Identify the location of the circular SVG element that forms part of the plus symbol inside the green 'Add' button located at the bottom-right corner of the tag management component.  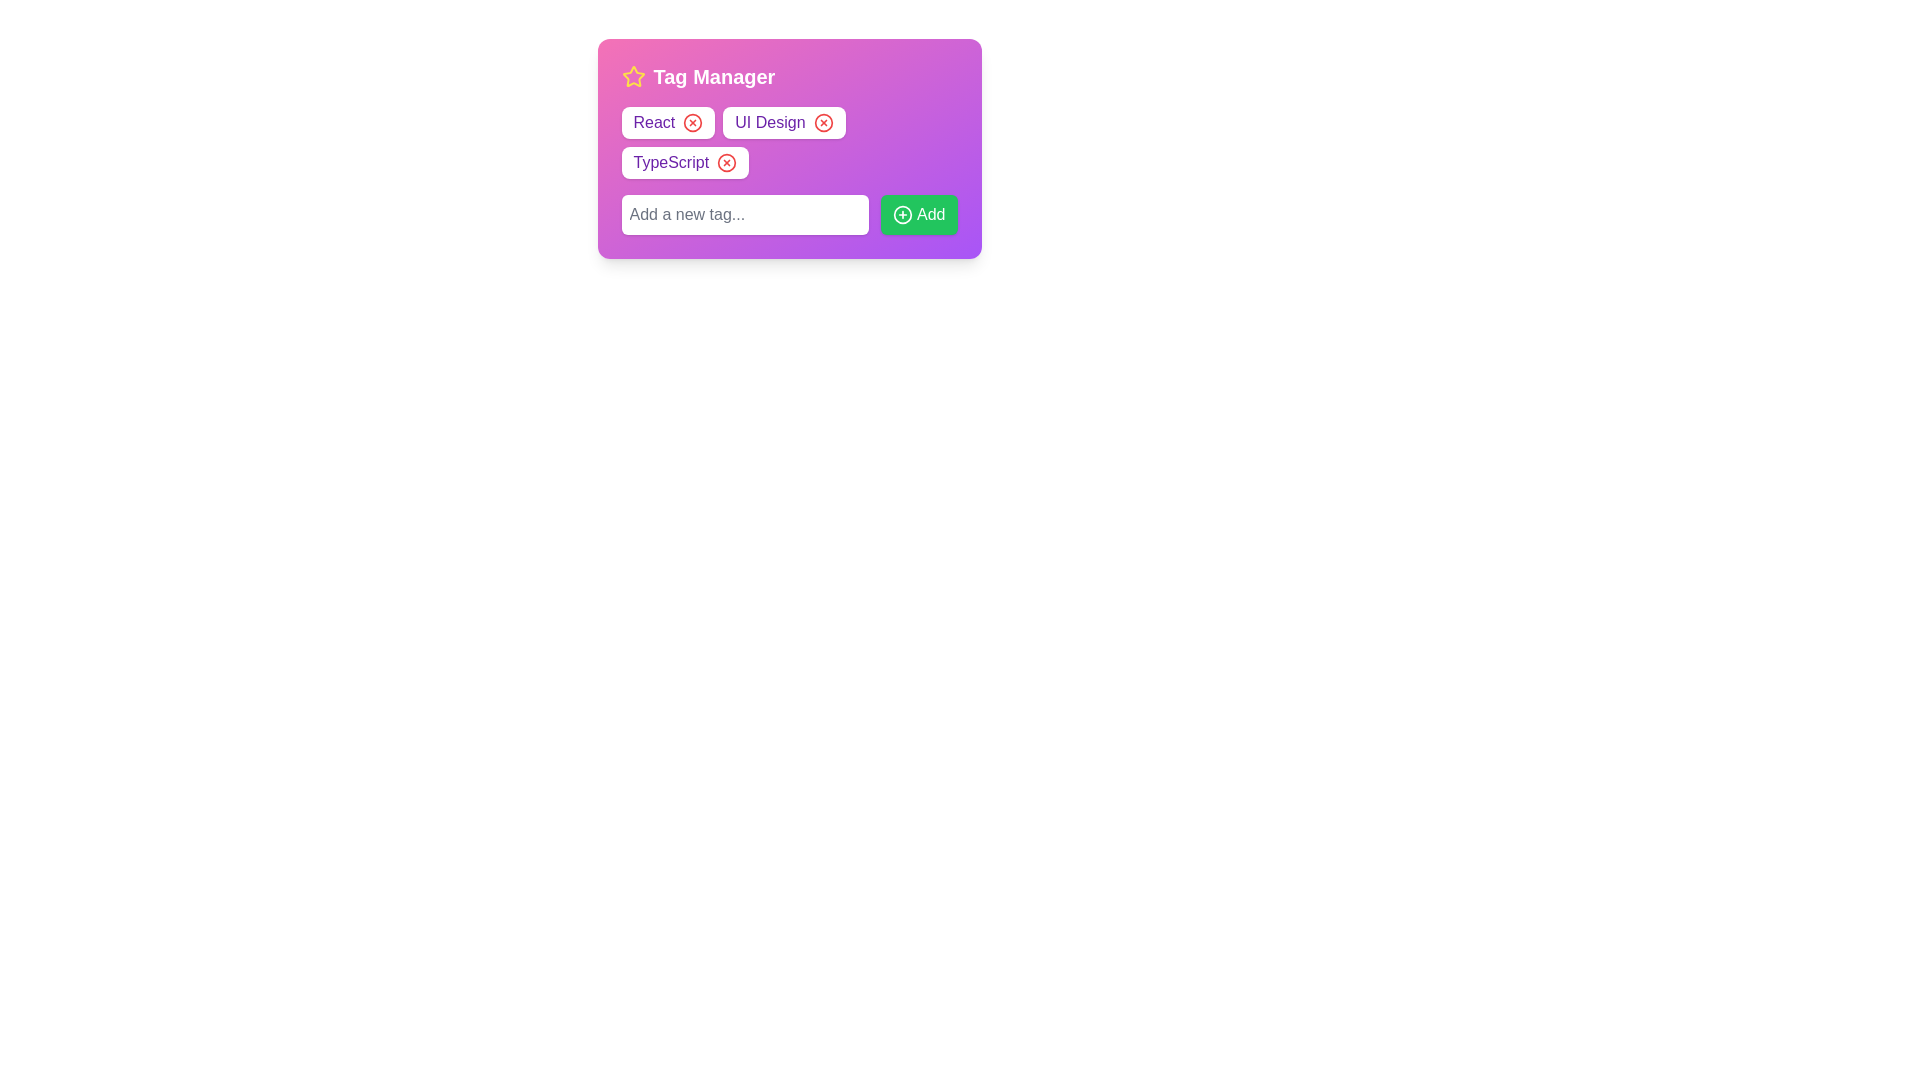
(901, 215).